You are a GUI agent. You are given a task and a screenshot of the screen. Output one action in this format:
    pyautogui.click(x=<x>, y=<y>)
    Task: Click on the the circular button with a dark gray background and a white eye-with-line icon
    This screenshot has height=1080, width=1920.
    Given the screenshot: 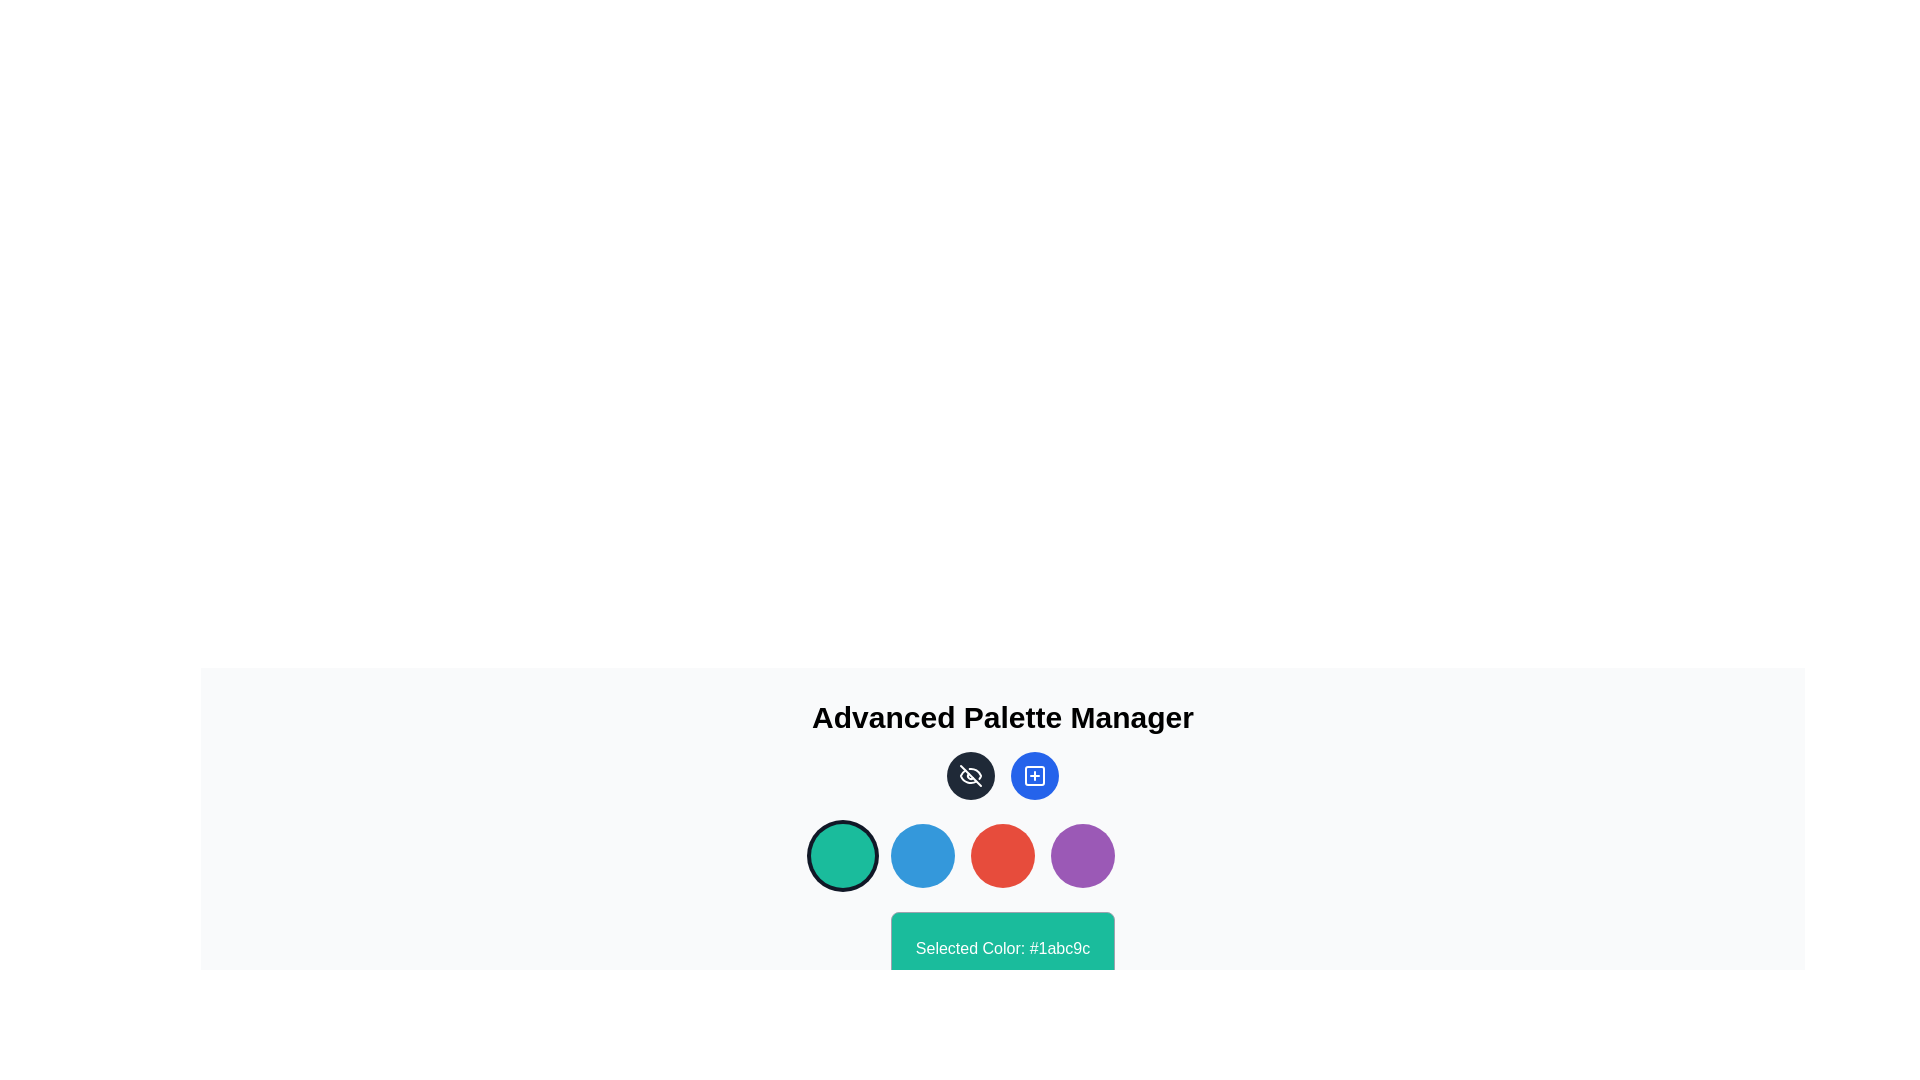 What is the action you would take?
    pyautogui.click(x=970, y=774)
    